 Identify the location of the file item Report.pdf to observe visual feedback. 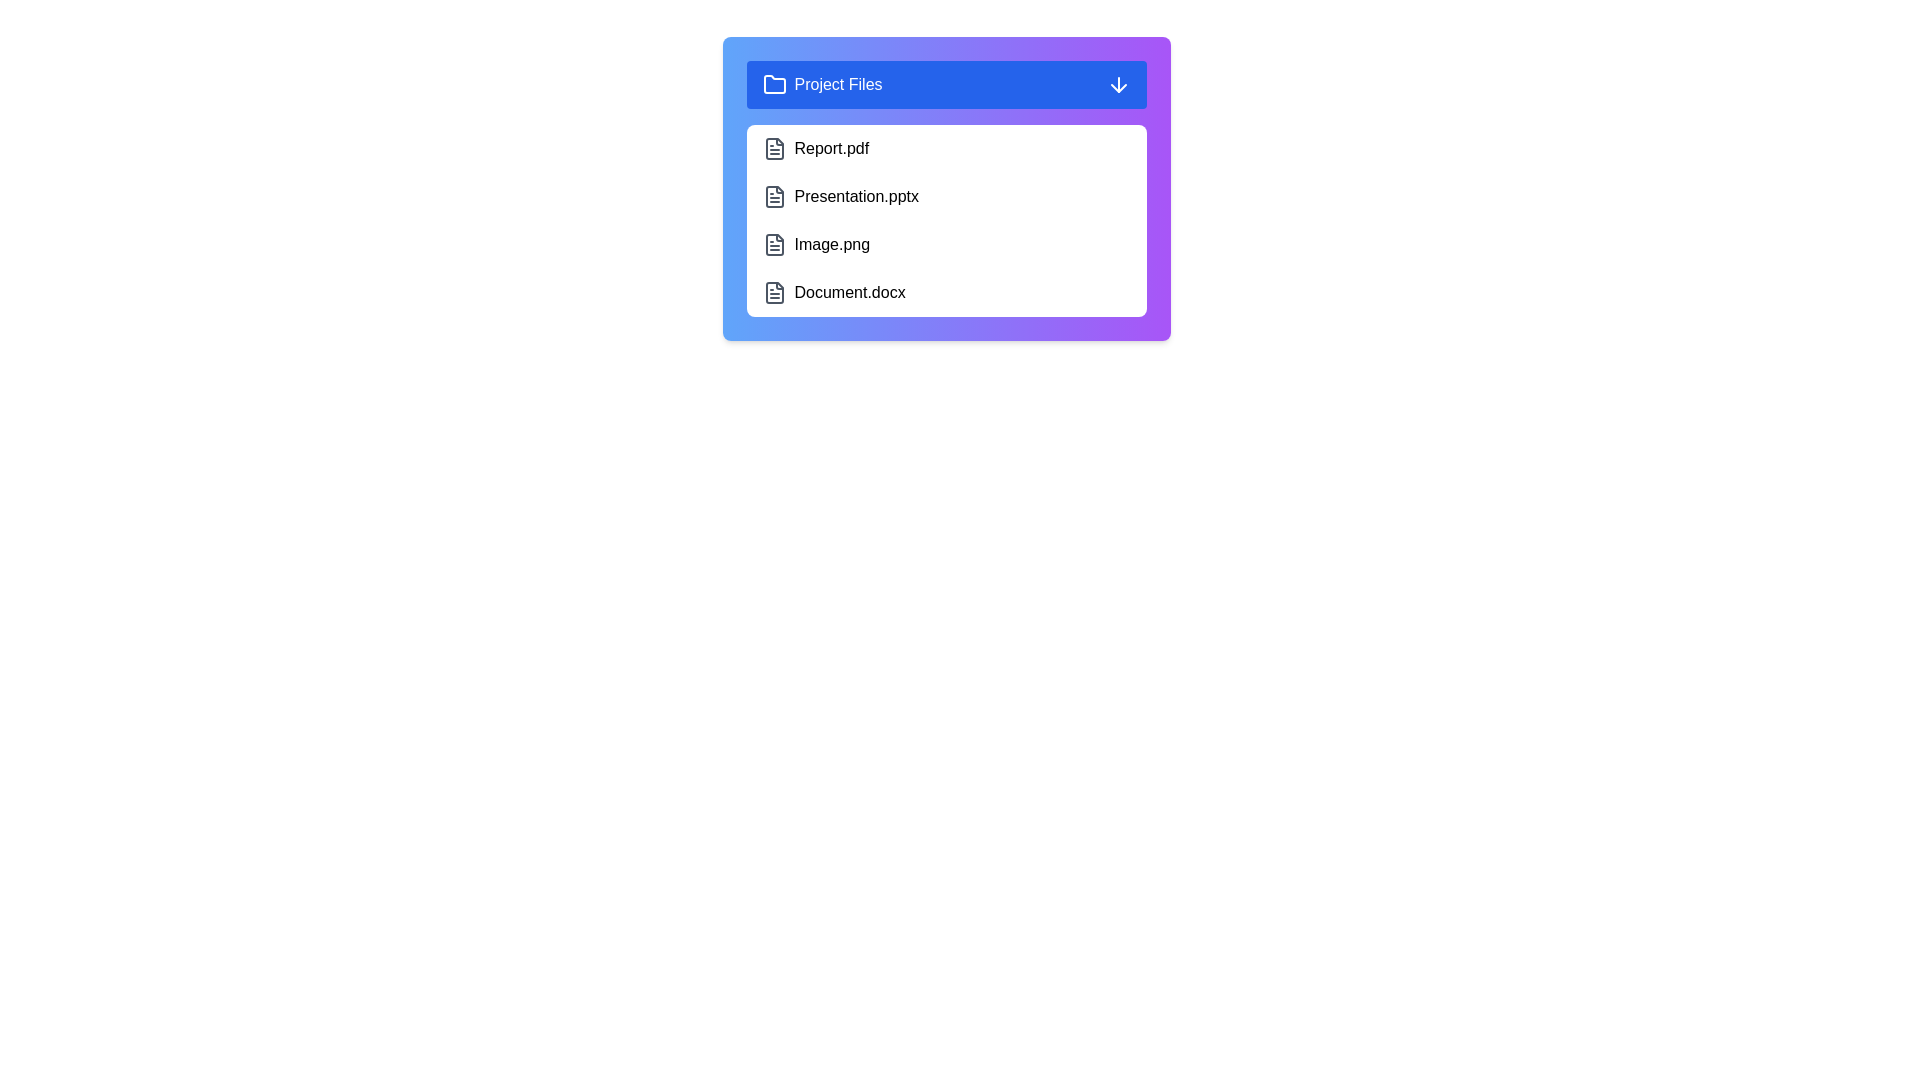
(945, 148).